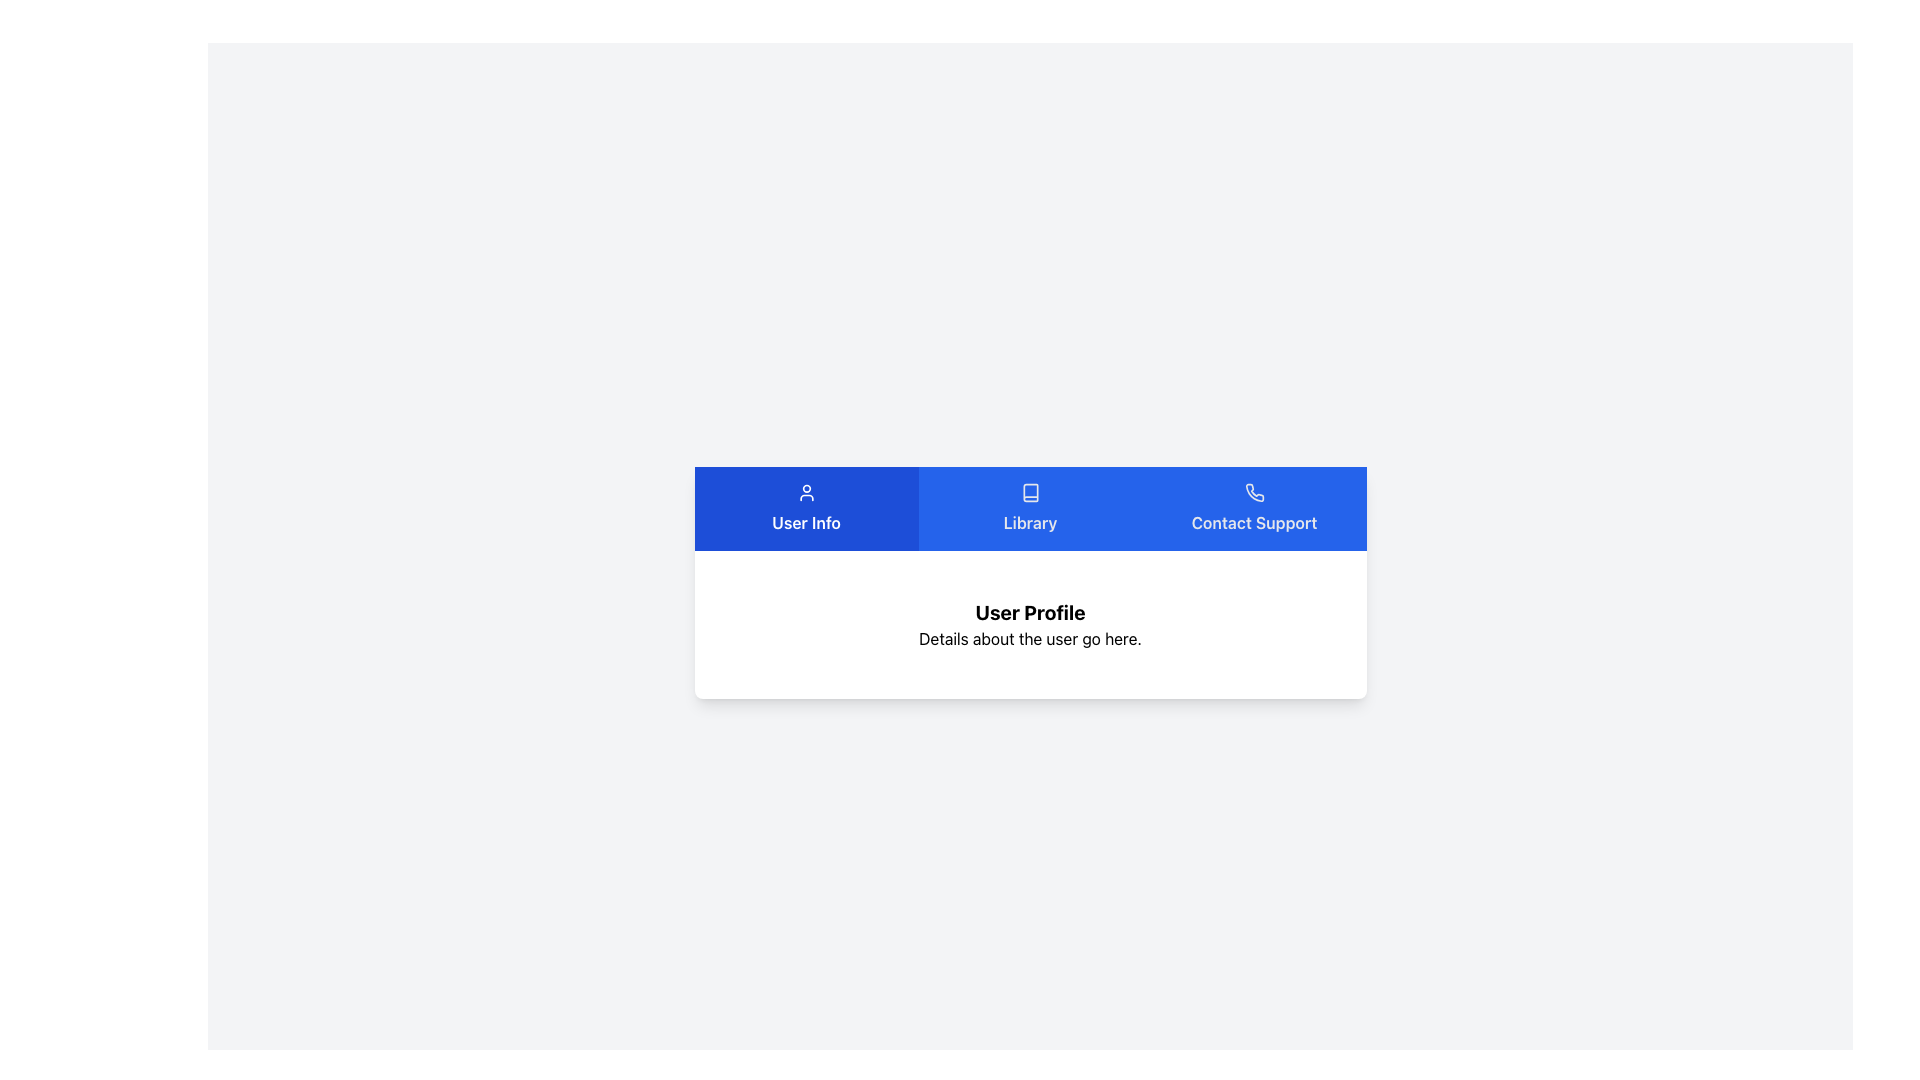 The image size is (1920, 1080). I want to click on the 'Library' icon in the navigation bar, which is centered horizontally in the 'Library' section and positioned above the text label 'Library', so click(1030, 493).